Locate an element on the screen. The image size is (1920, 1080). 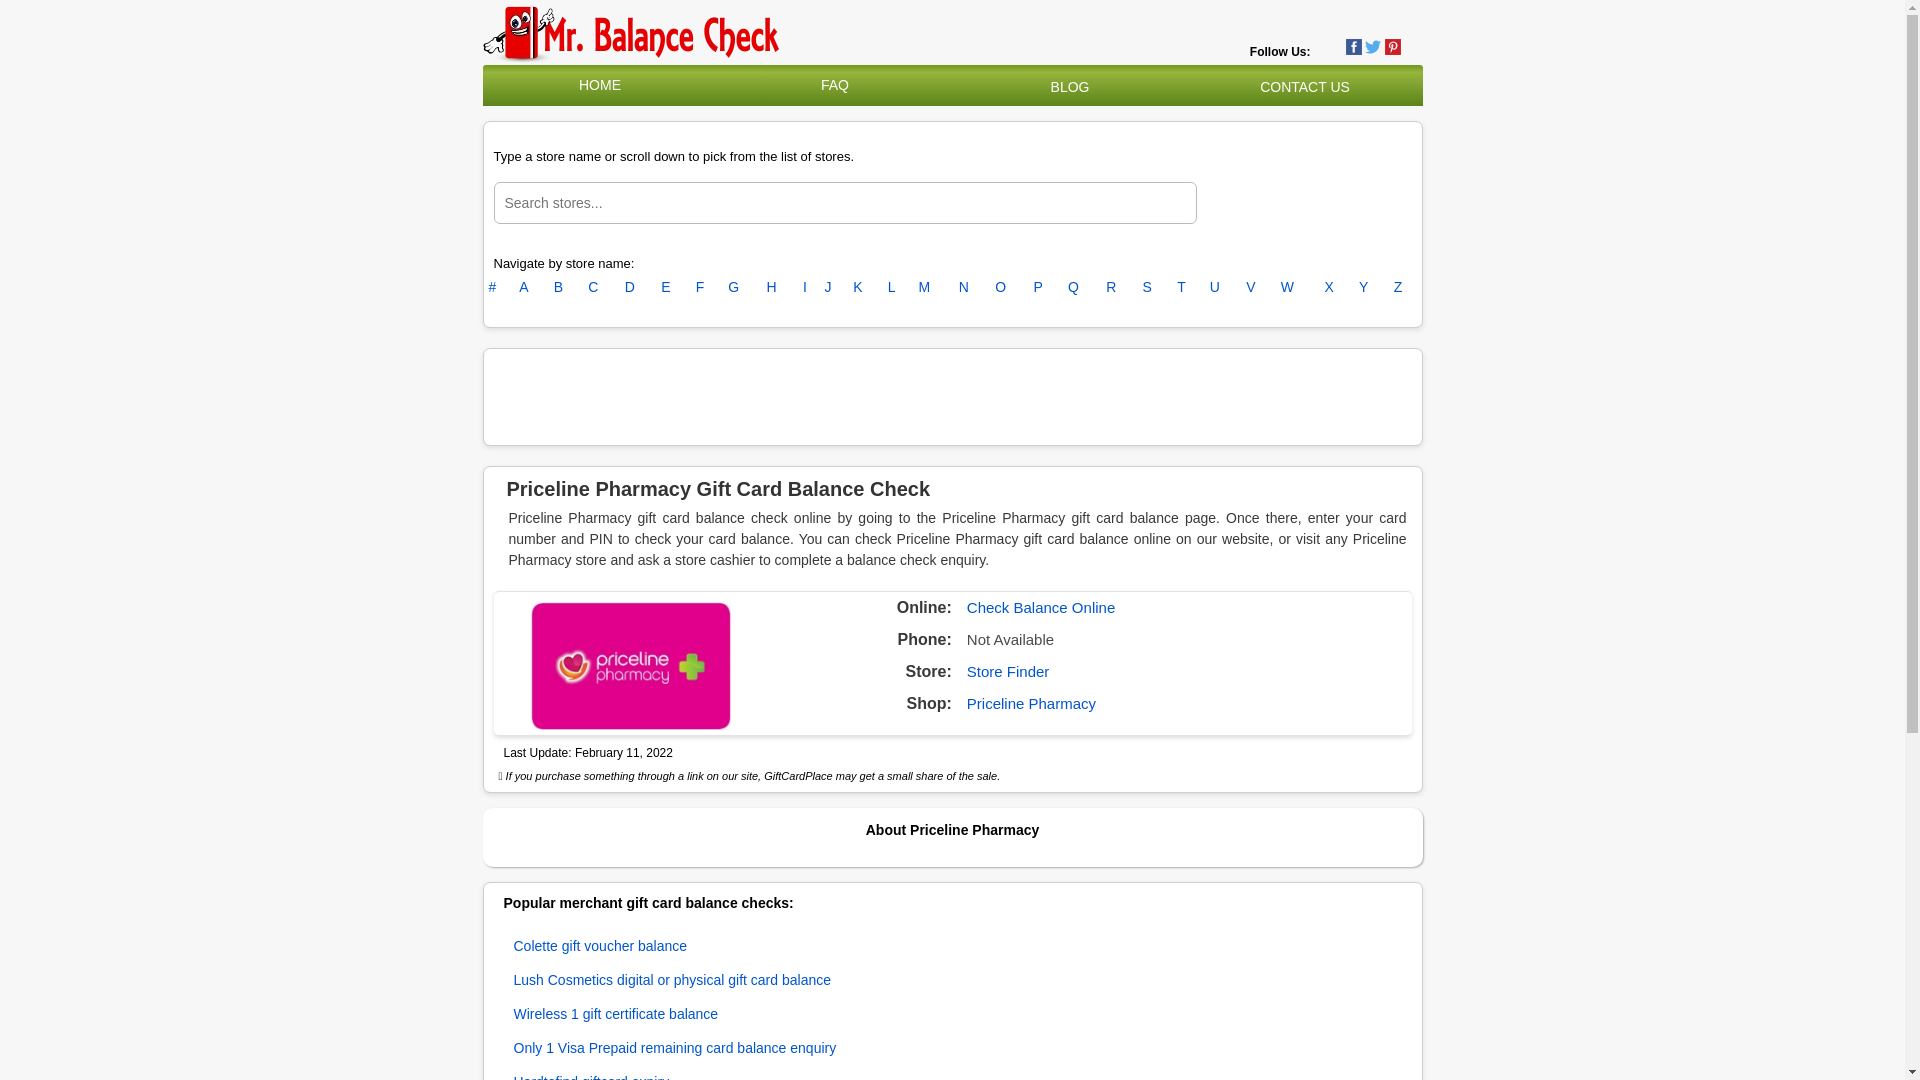
'BLOG' is located at coordinates (1069, 86).